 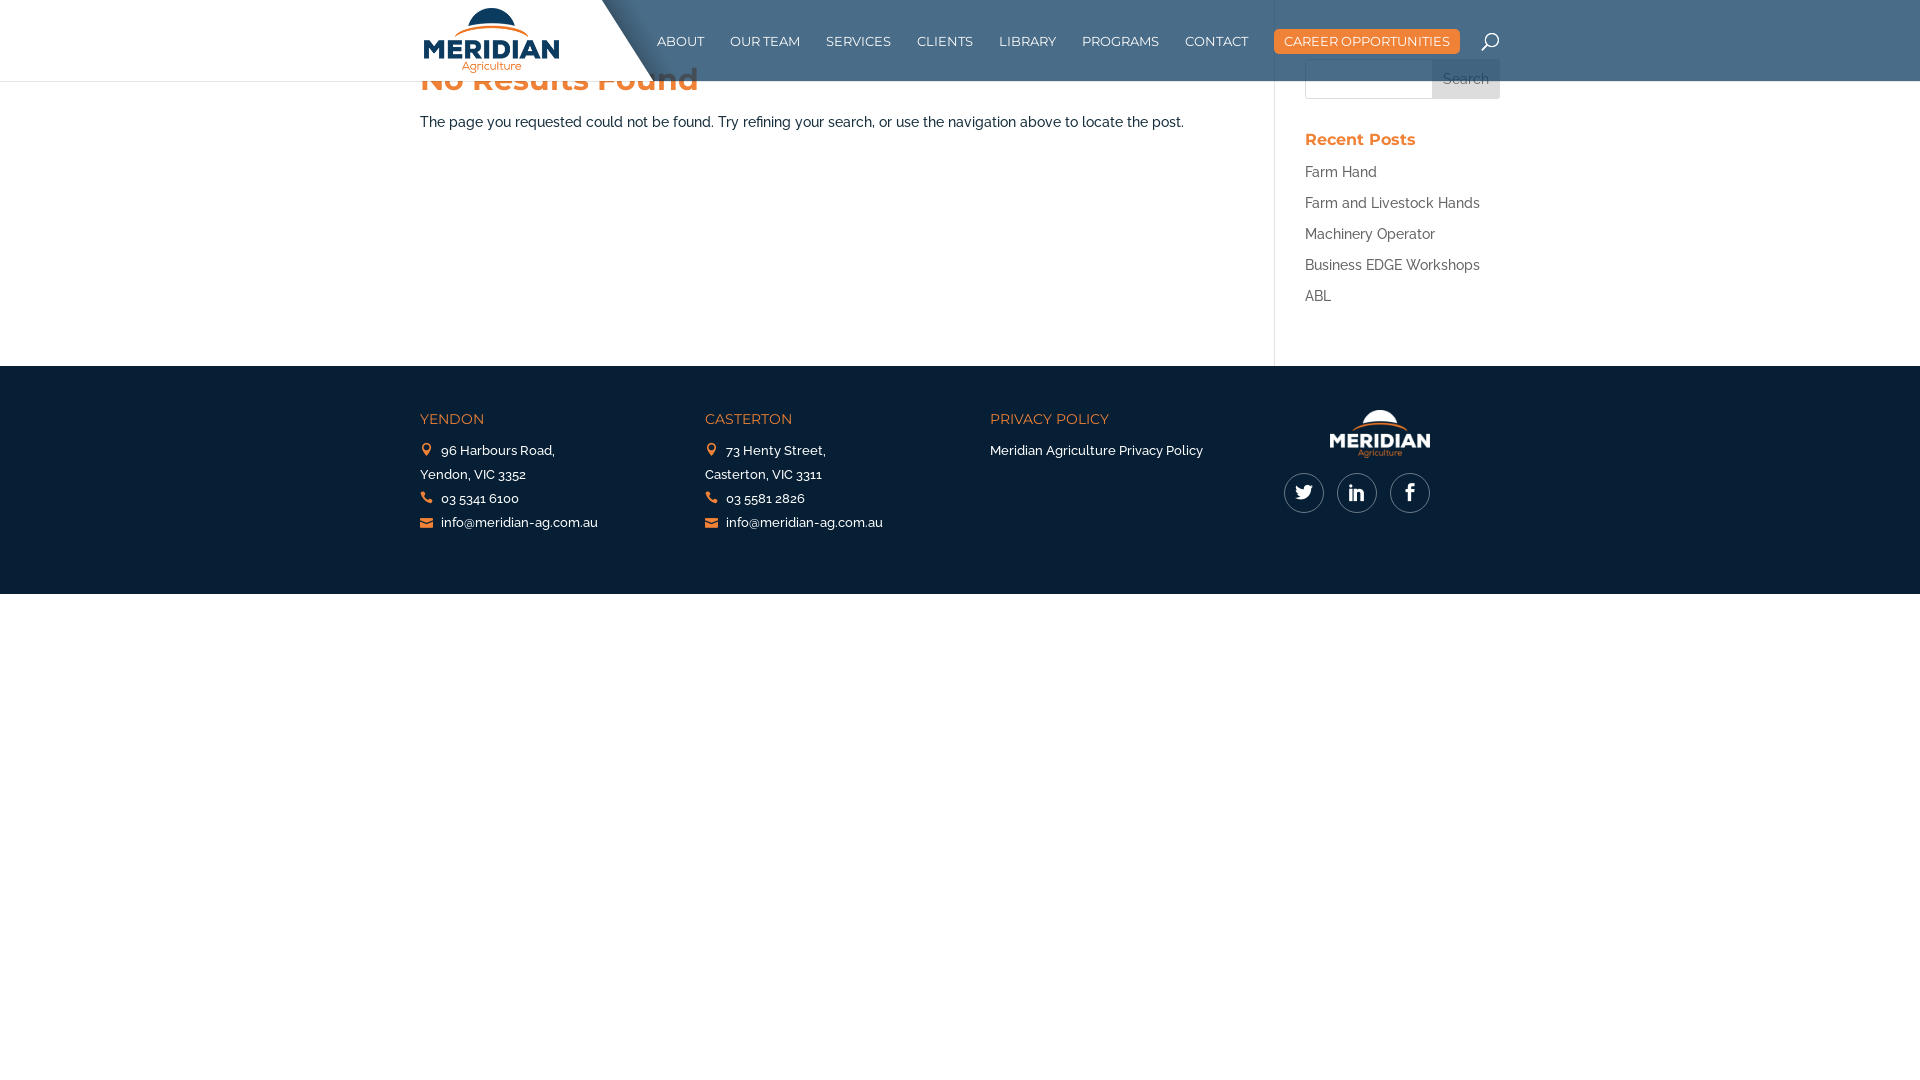 What do you see at coordinates (1391, 203) in the screenshot?
I see `'Farm and Livestock Hands'` at bounding box center [1391, 203].